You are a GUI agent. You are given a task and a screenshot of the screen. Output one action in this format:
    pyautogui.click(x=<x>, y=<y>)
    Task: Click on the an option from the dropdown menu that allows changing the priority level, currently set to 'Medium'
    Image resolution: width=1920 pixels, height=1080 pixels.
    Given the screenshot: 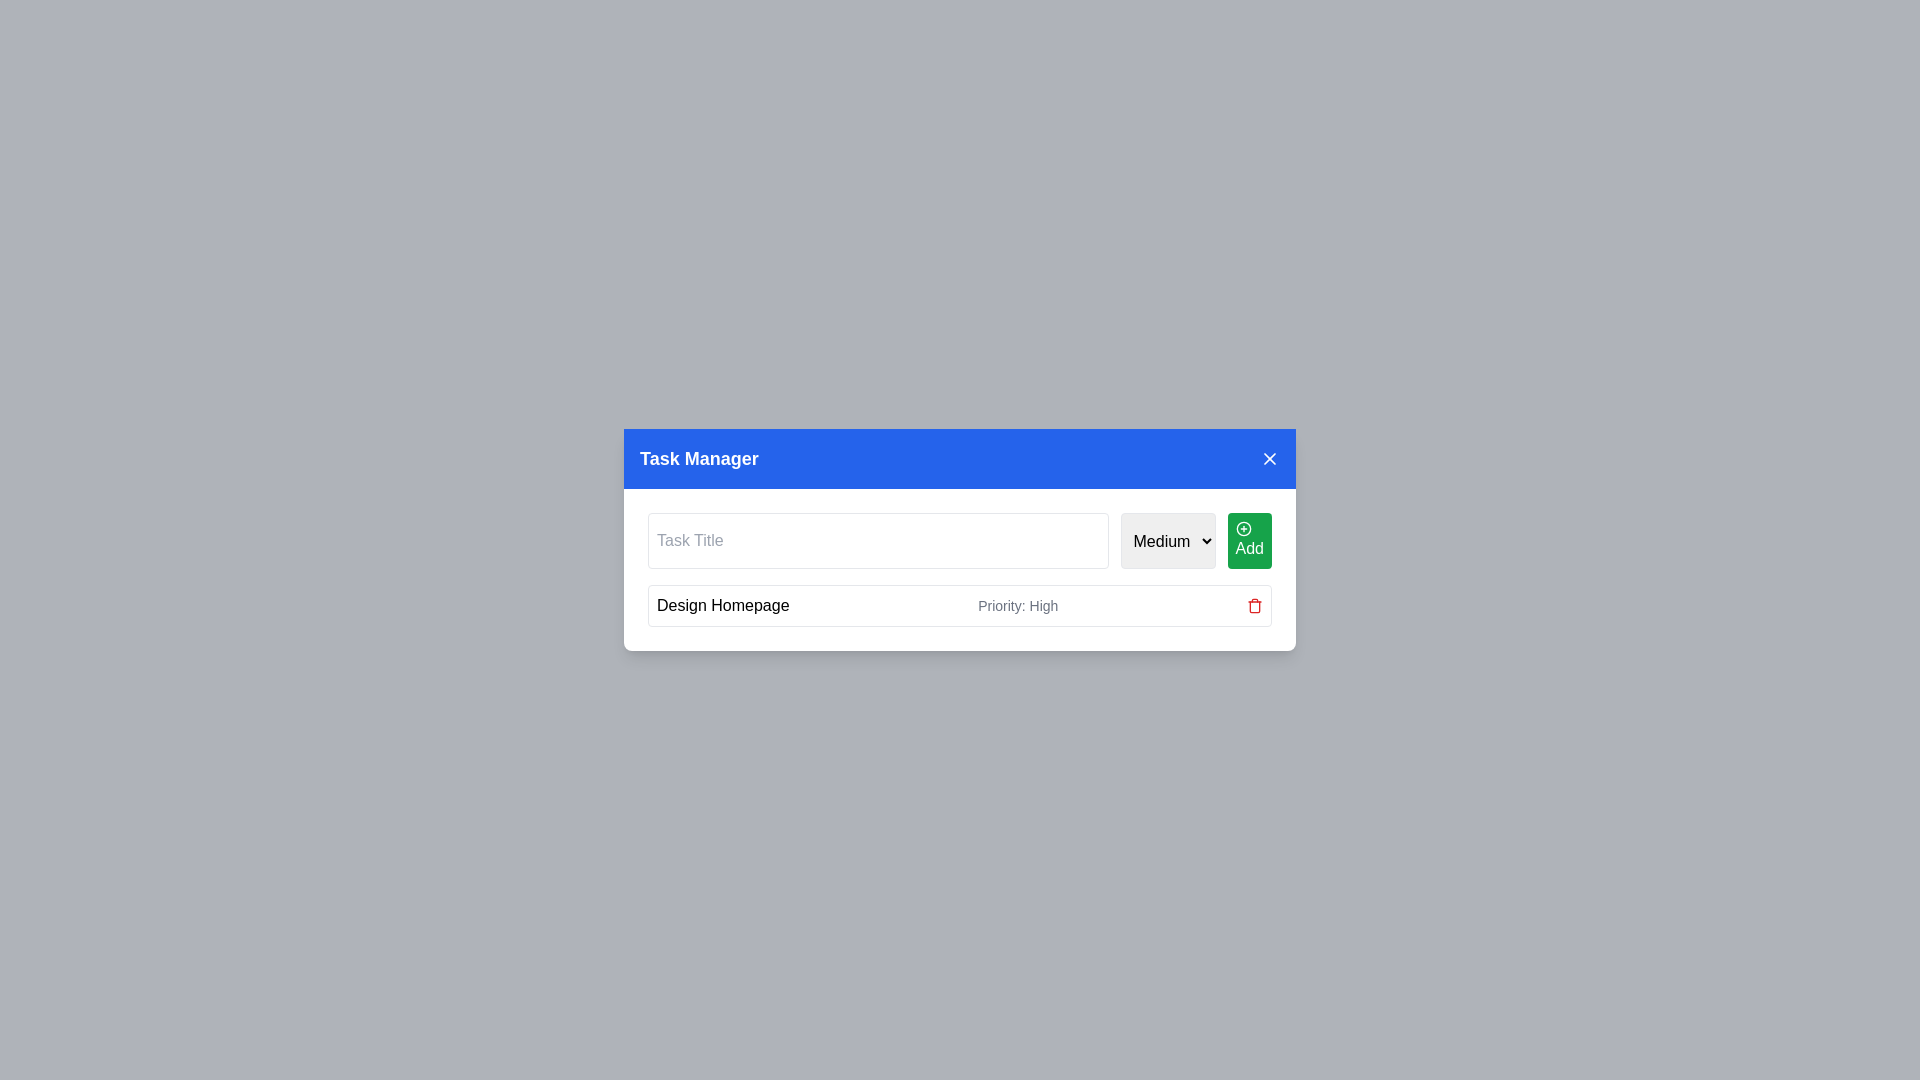 What is the action you would take?
    pyautogui.click(x=1167, y=540)
    